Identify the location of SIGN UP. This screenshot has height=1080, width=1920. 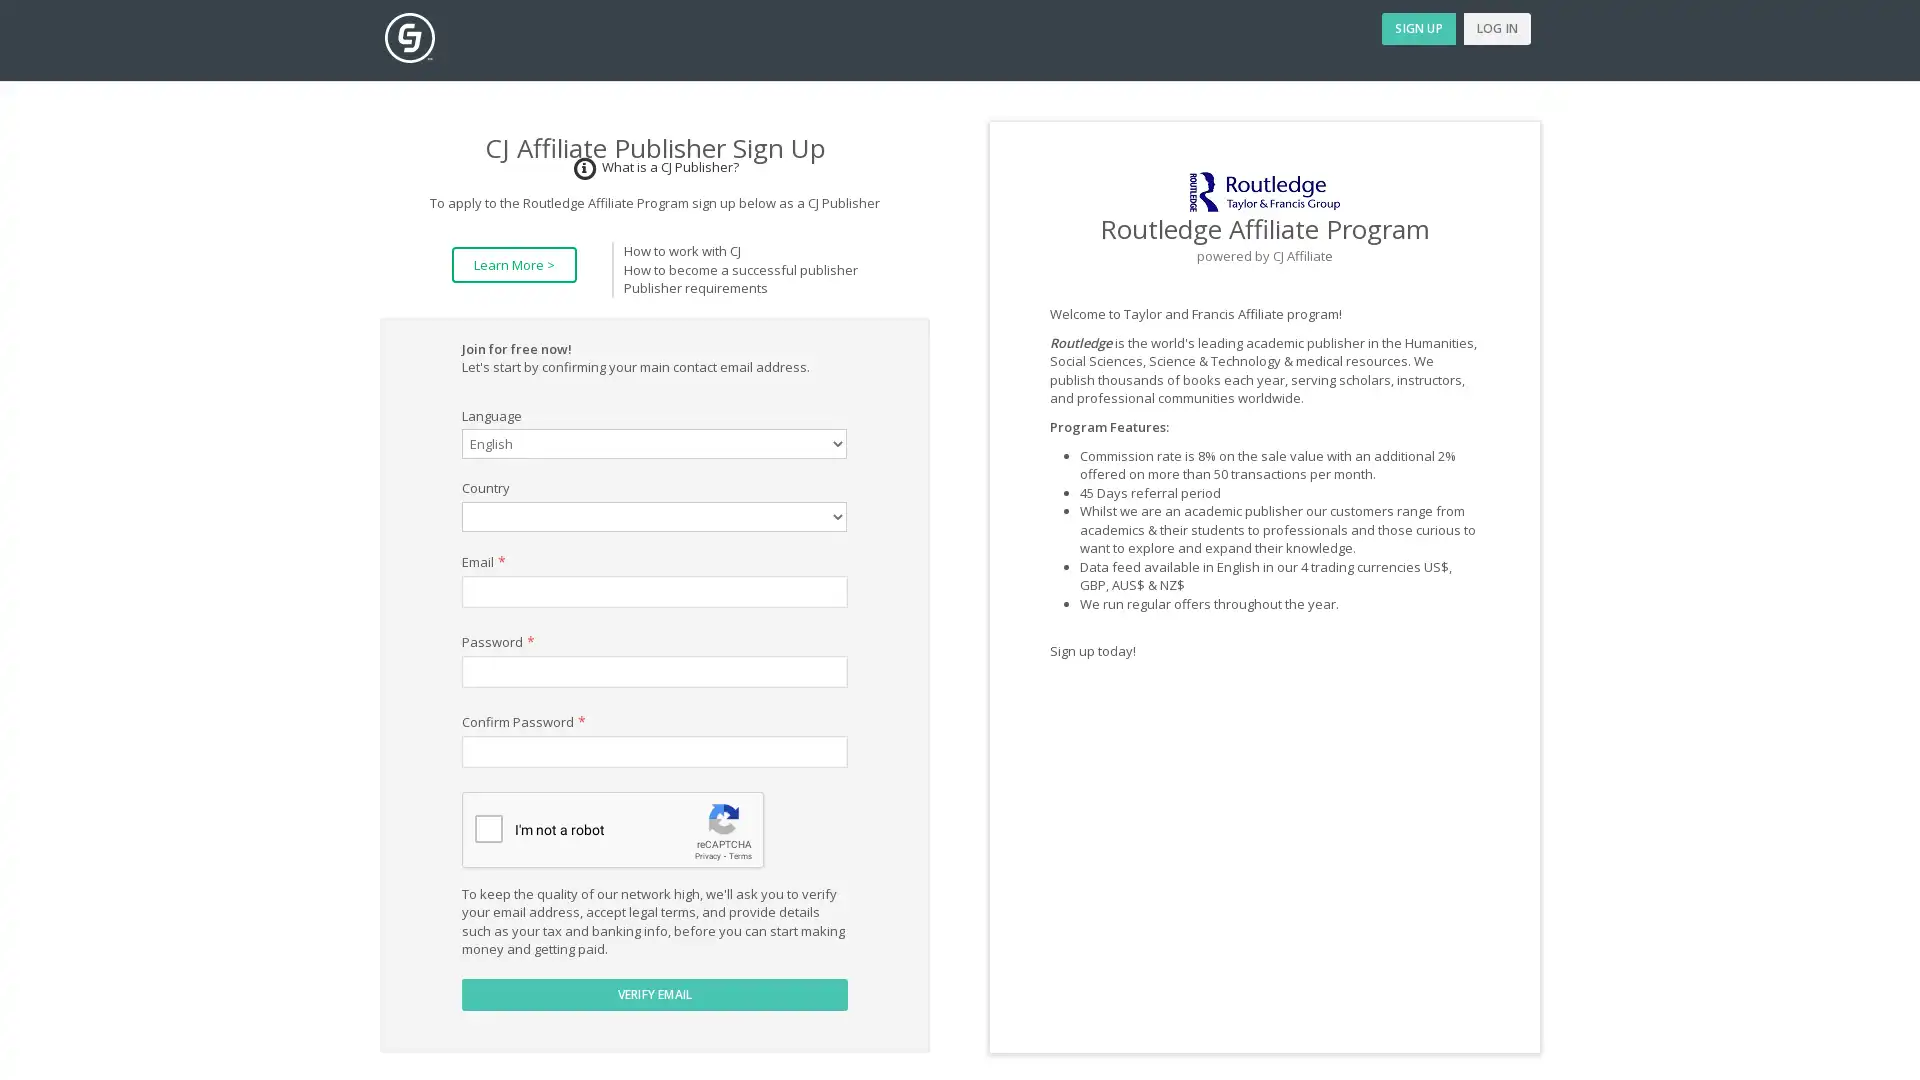
(1417, 29).